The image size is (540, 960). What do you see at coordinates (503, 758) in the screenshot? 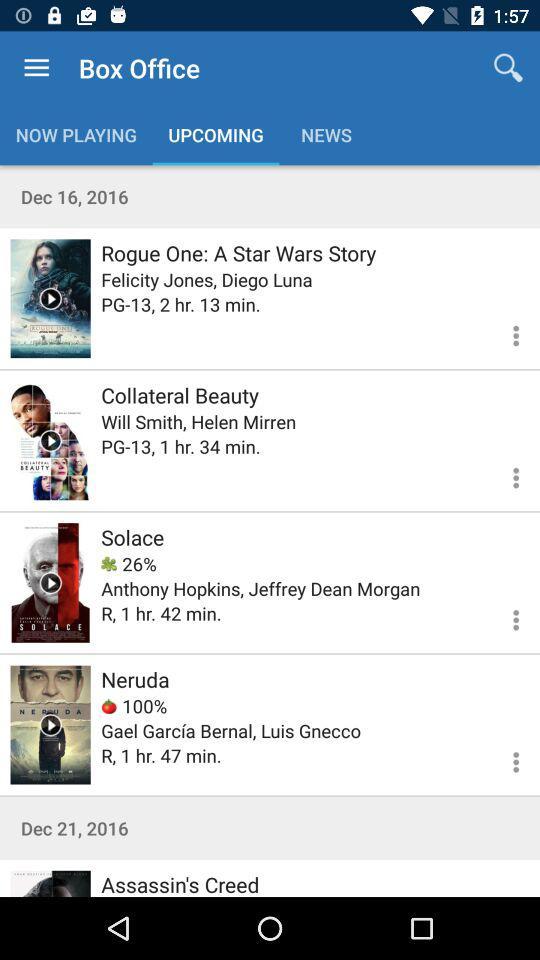
I see `open menu` at bounding box center [503, 758].